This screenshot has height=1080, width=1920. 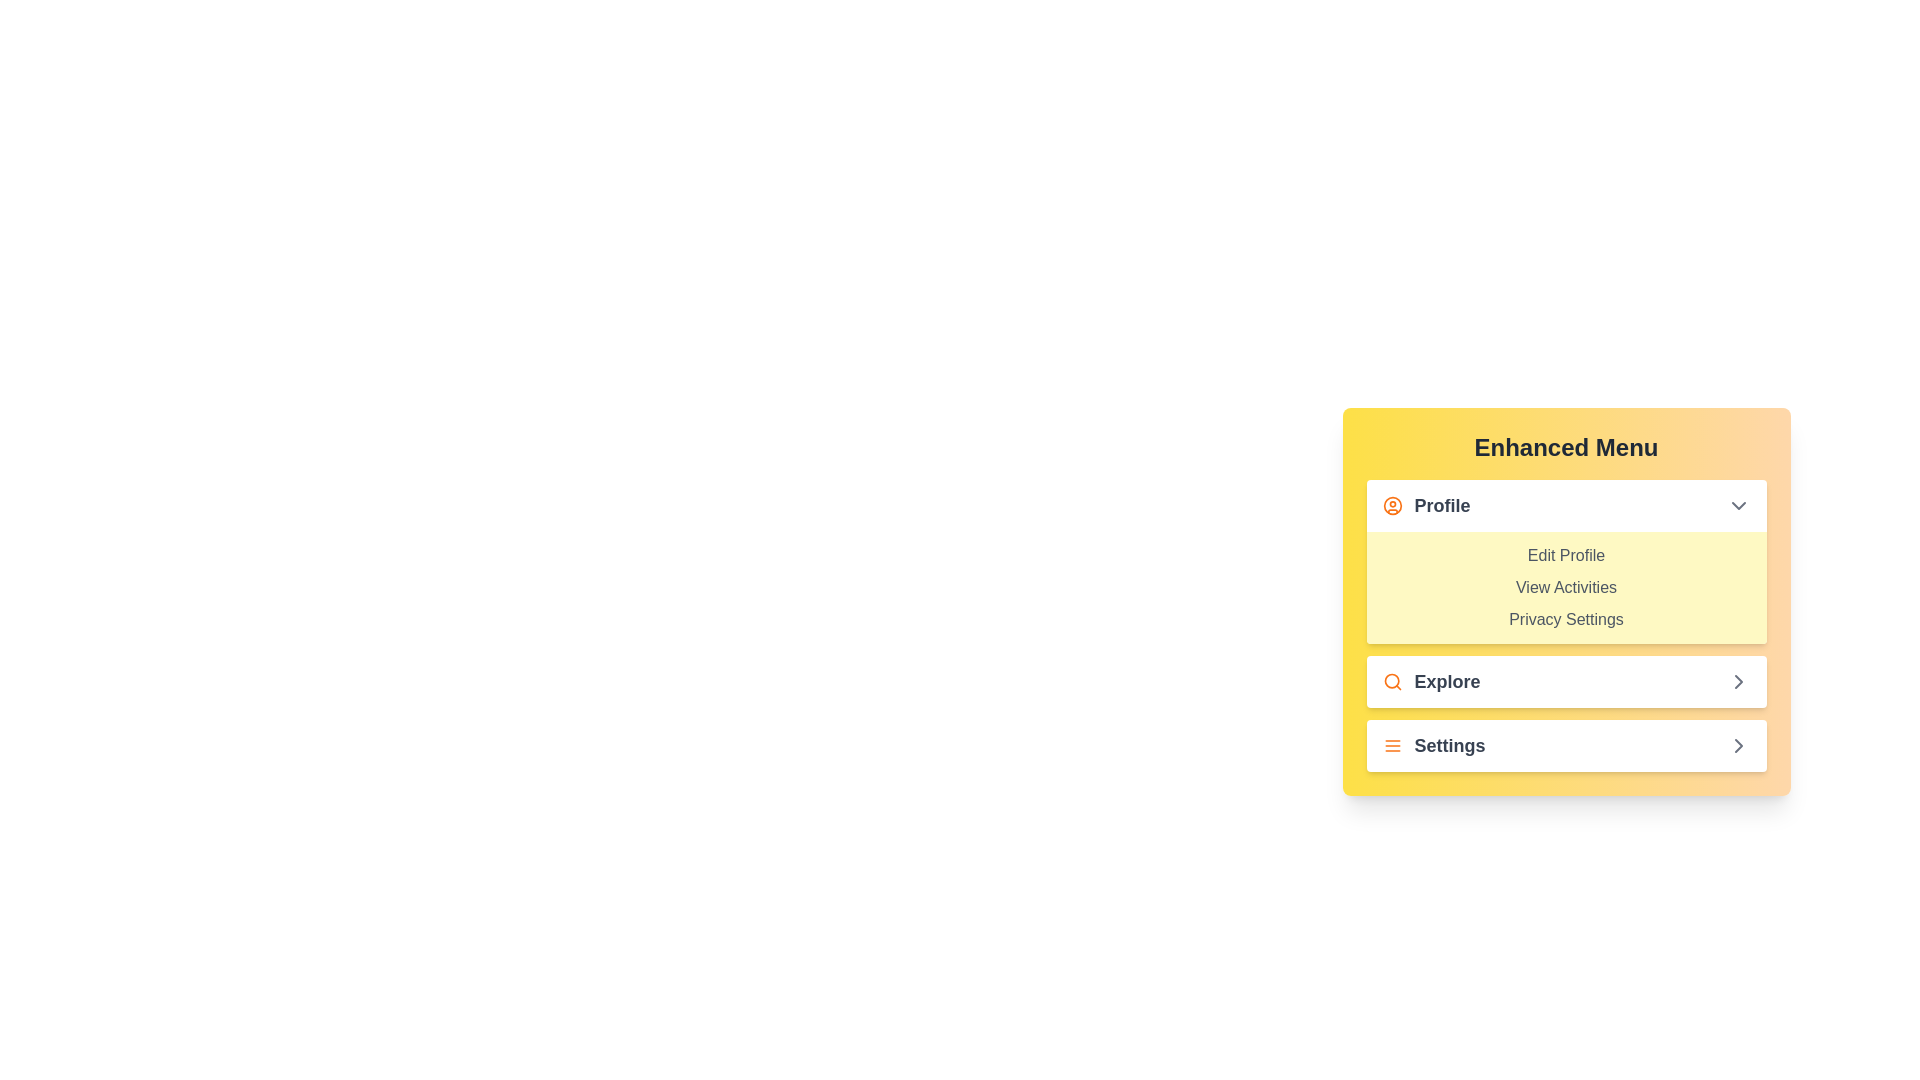 What do you see at coordinates (1737, 504) in the screenshot?
I see `the Dropdown indicator icon (chevron) located at the far right of the 'Profile' section` at bounding box center [1737, 504].